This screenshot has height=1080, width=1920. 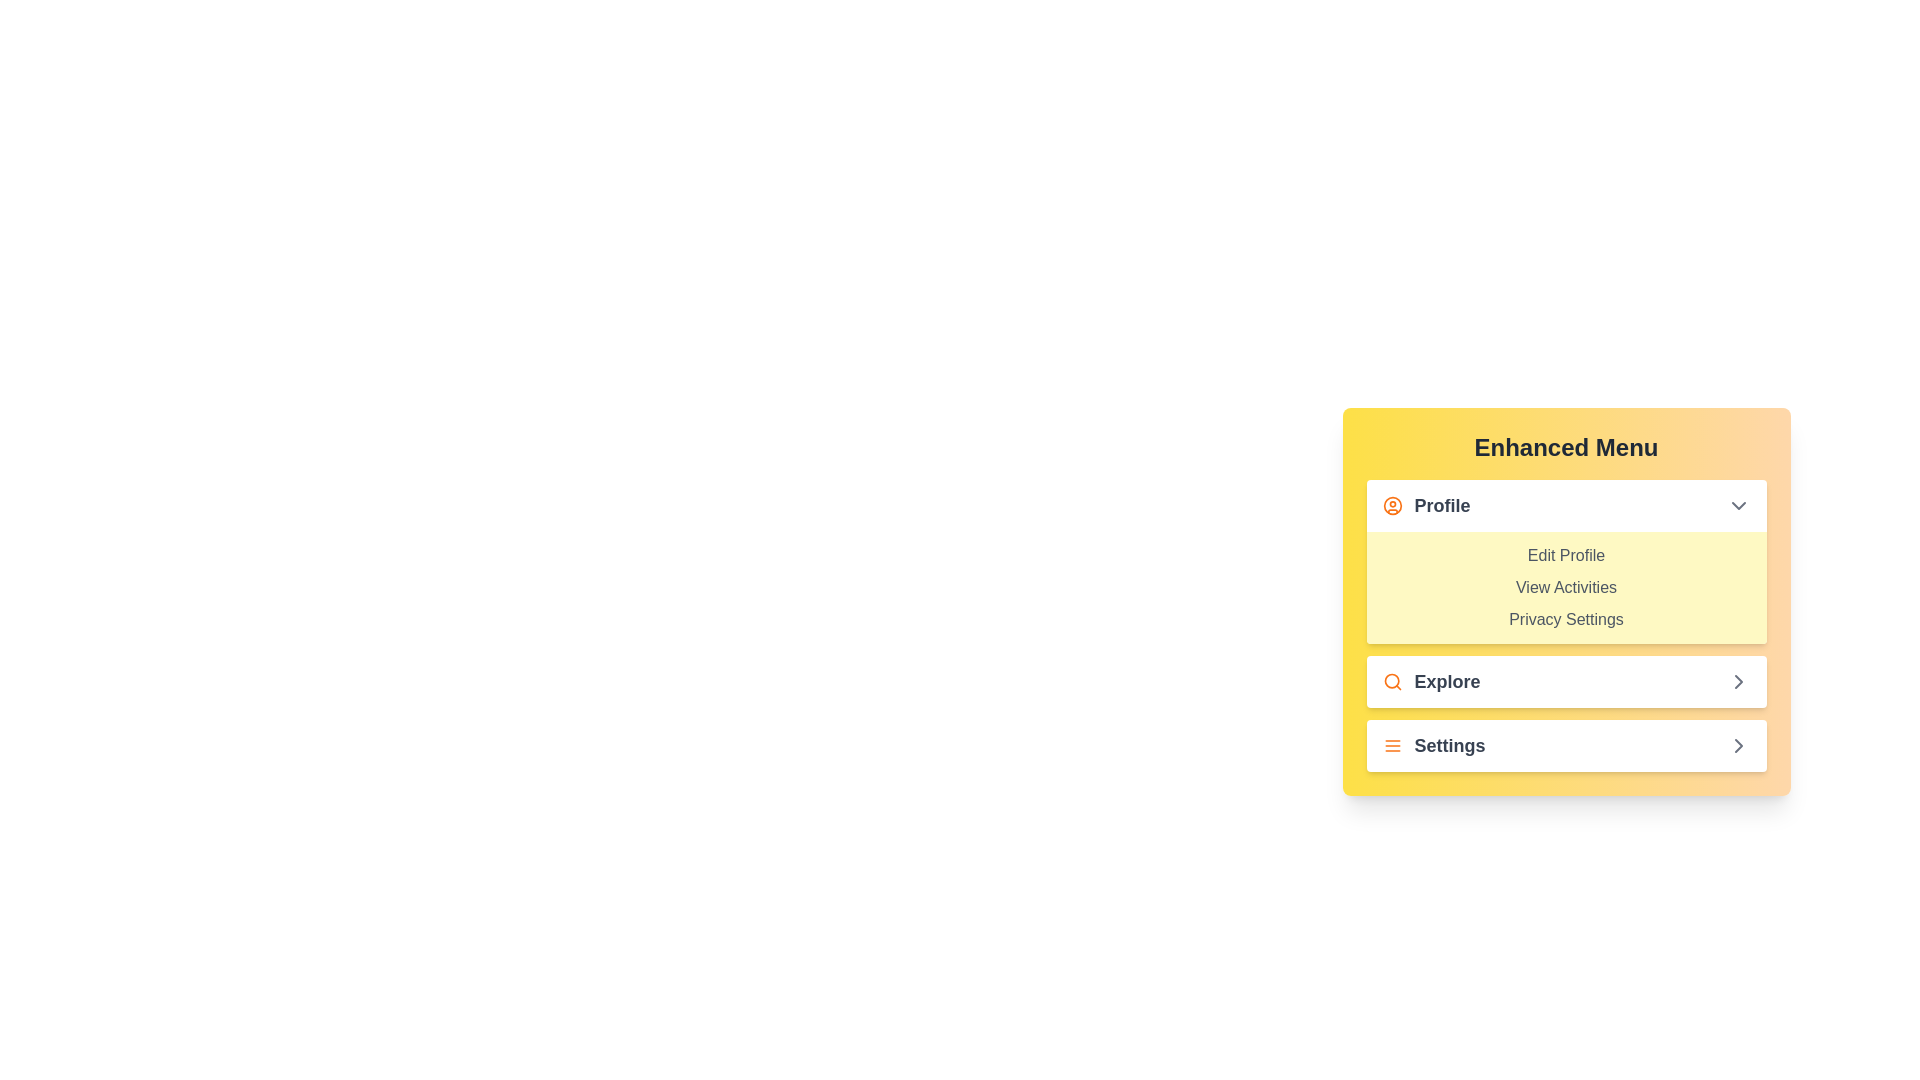 What do you see at coordinates (1737, 504) in the screenshot?
I see `the Dropdown indicator icon (chevron) located at the far right of the 'Profile' section` at bounding box center [1737, 504].